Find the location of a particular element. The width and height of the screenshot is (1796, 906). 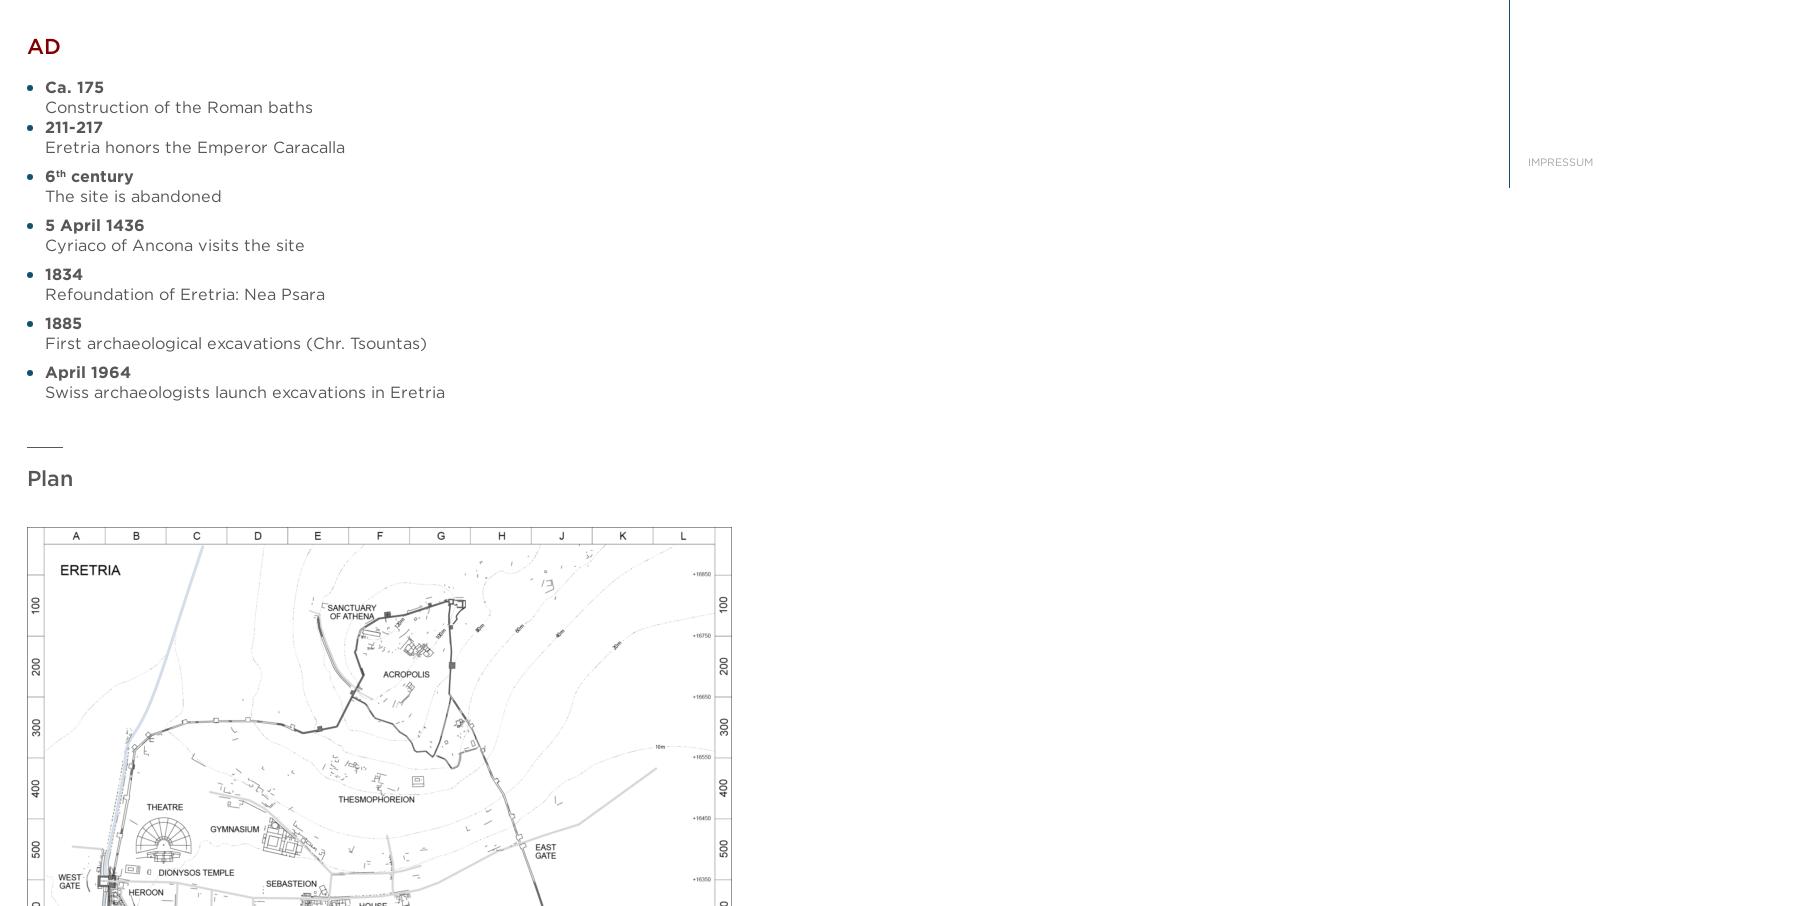

'Eretria honors the Emperor Caracalla' is located at coordinates (194, 147).